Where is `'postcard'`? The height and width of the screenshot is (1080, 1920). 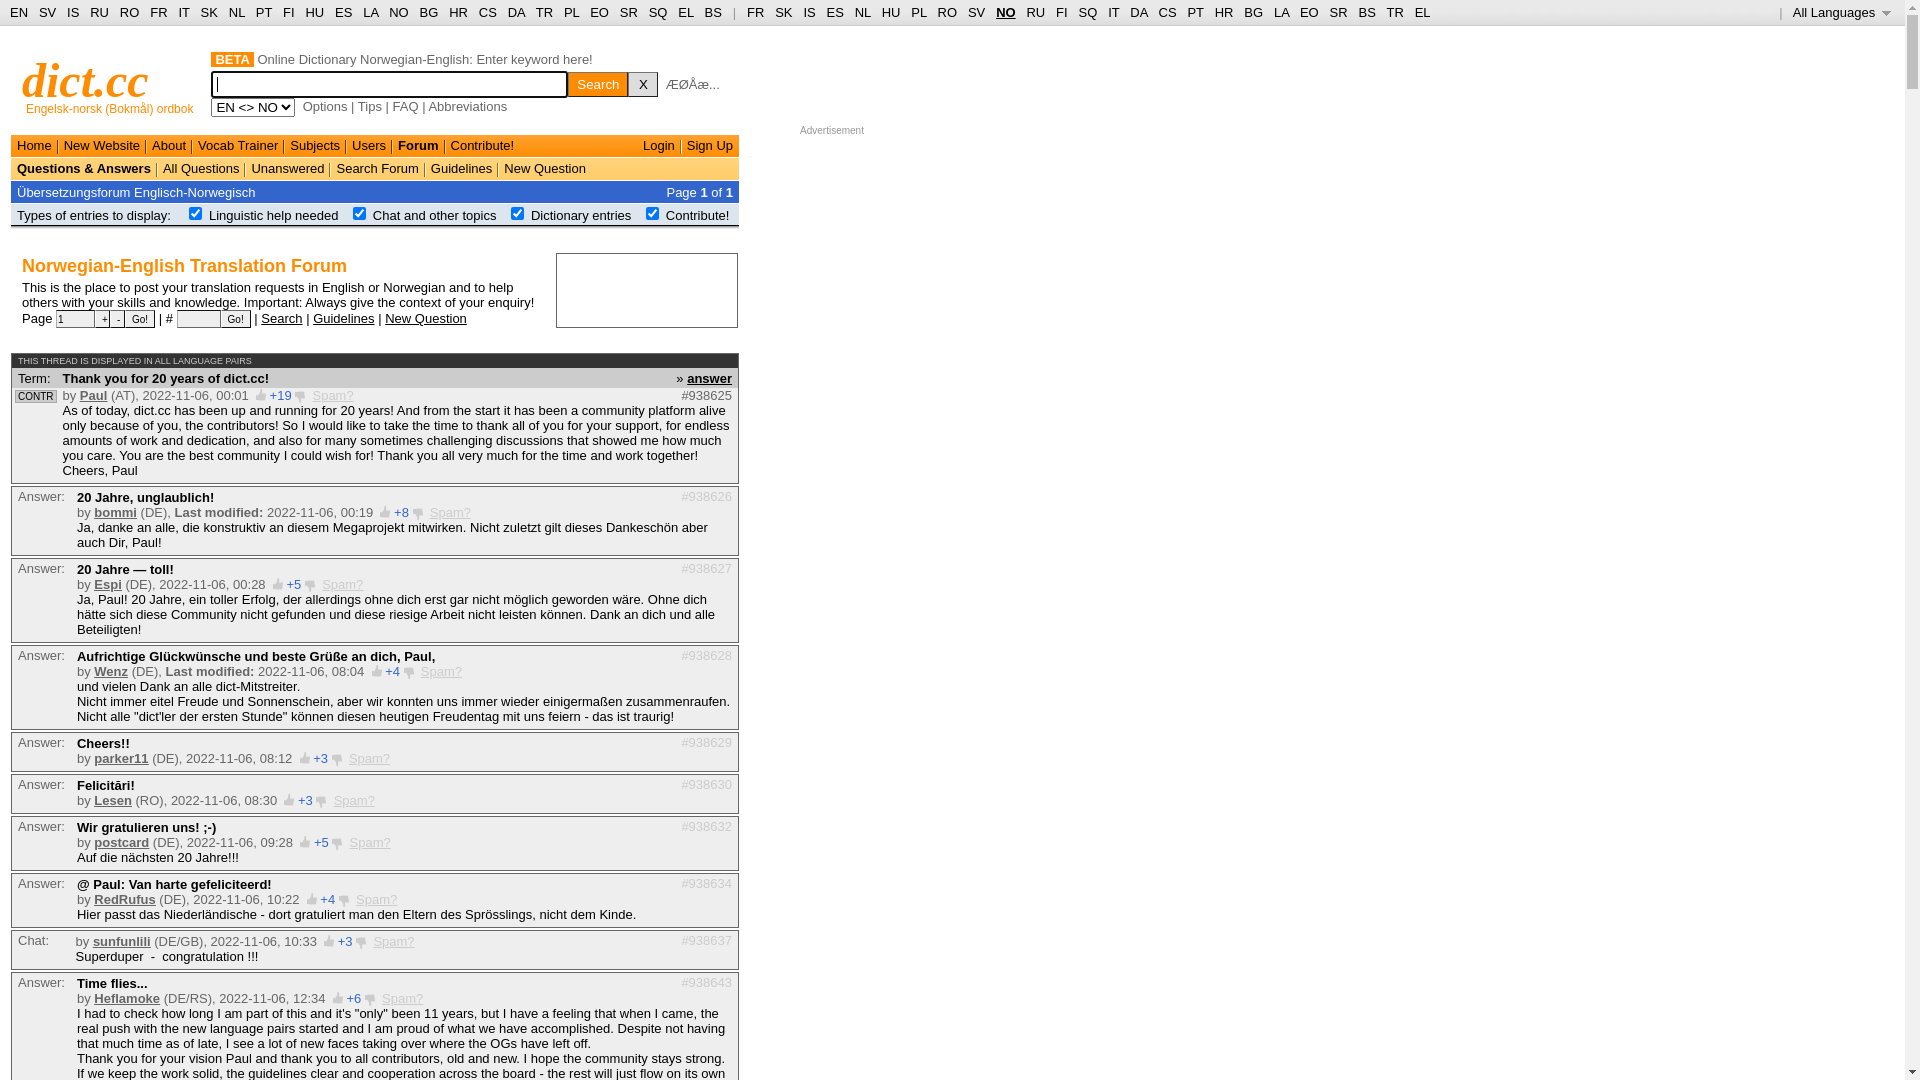
'postcard' is located at coordinates (120, 842).